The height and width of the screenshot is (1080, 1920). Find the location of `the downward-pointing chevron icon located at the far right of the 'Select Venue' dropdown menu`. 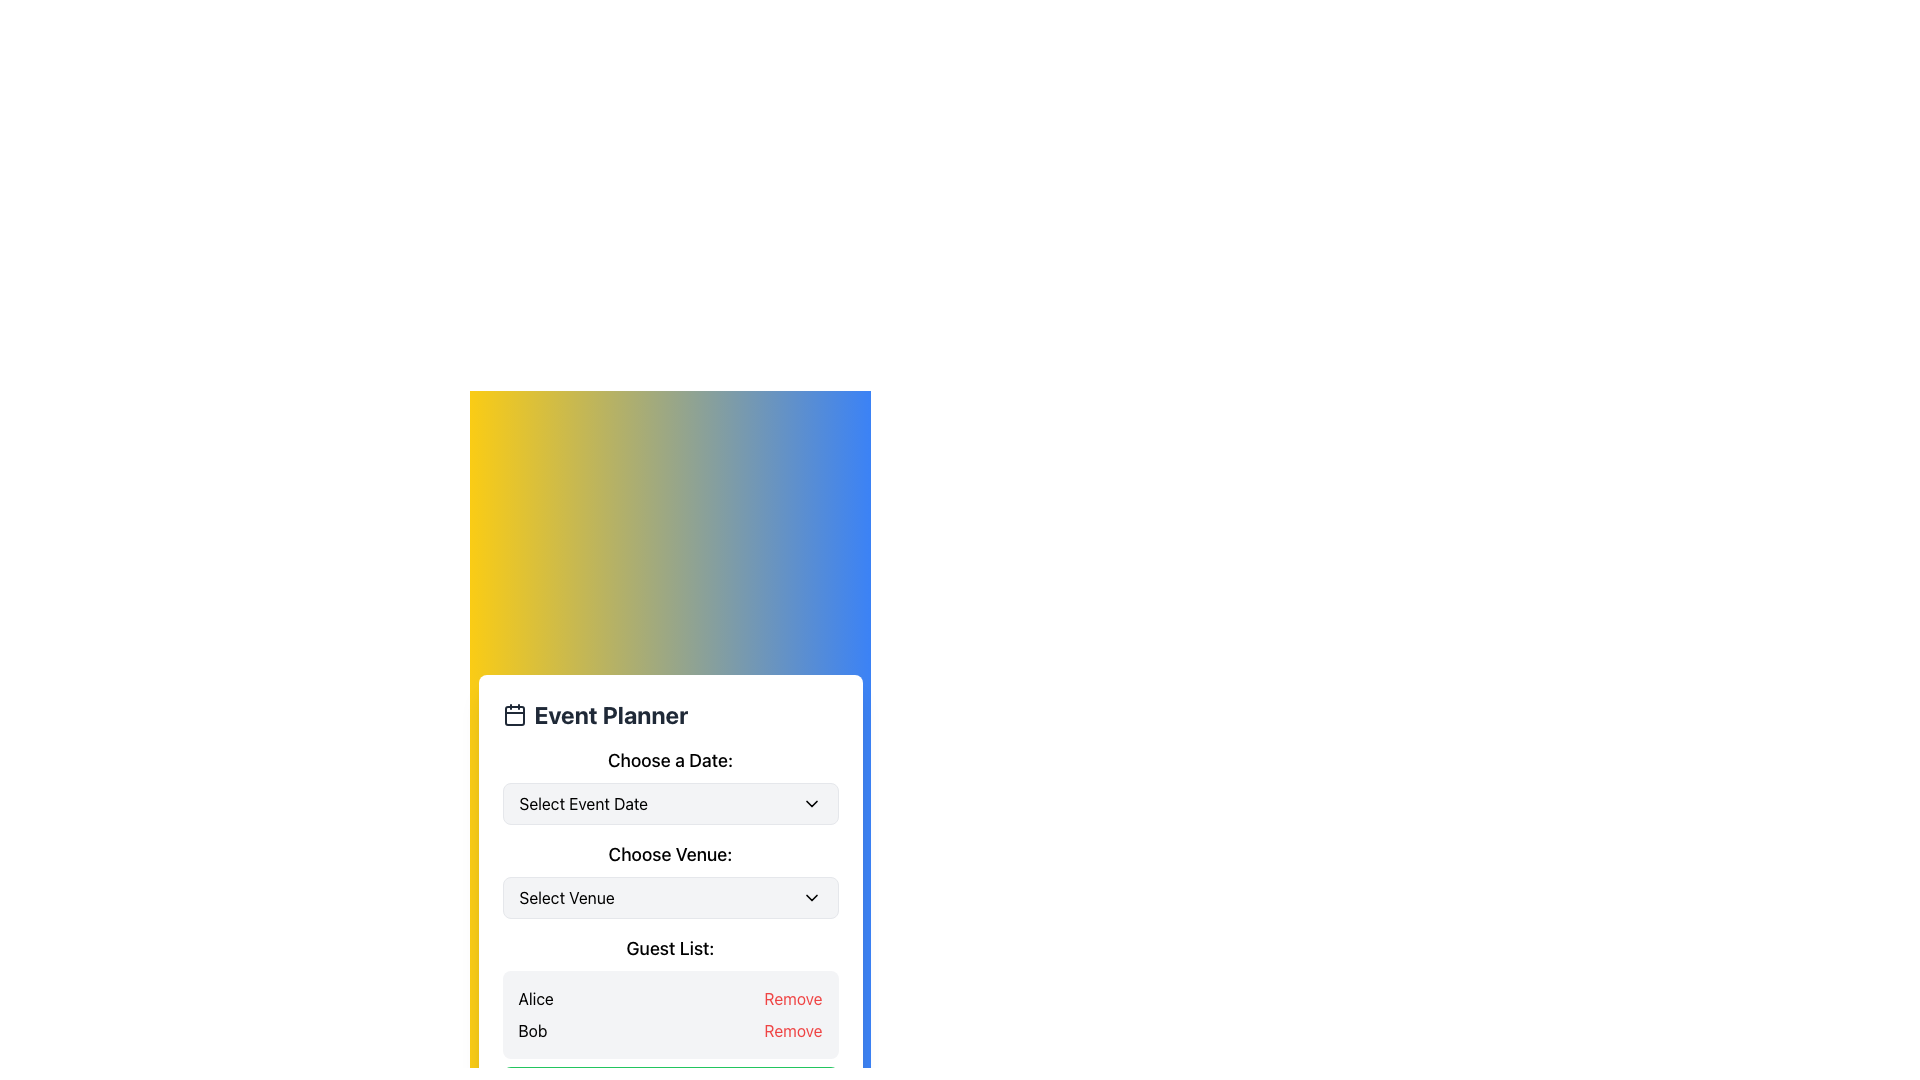

the downward-pointing chevron icon located at the far right of the 'Select Venue' dropdown menu is located at coordinates (811, 897).